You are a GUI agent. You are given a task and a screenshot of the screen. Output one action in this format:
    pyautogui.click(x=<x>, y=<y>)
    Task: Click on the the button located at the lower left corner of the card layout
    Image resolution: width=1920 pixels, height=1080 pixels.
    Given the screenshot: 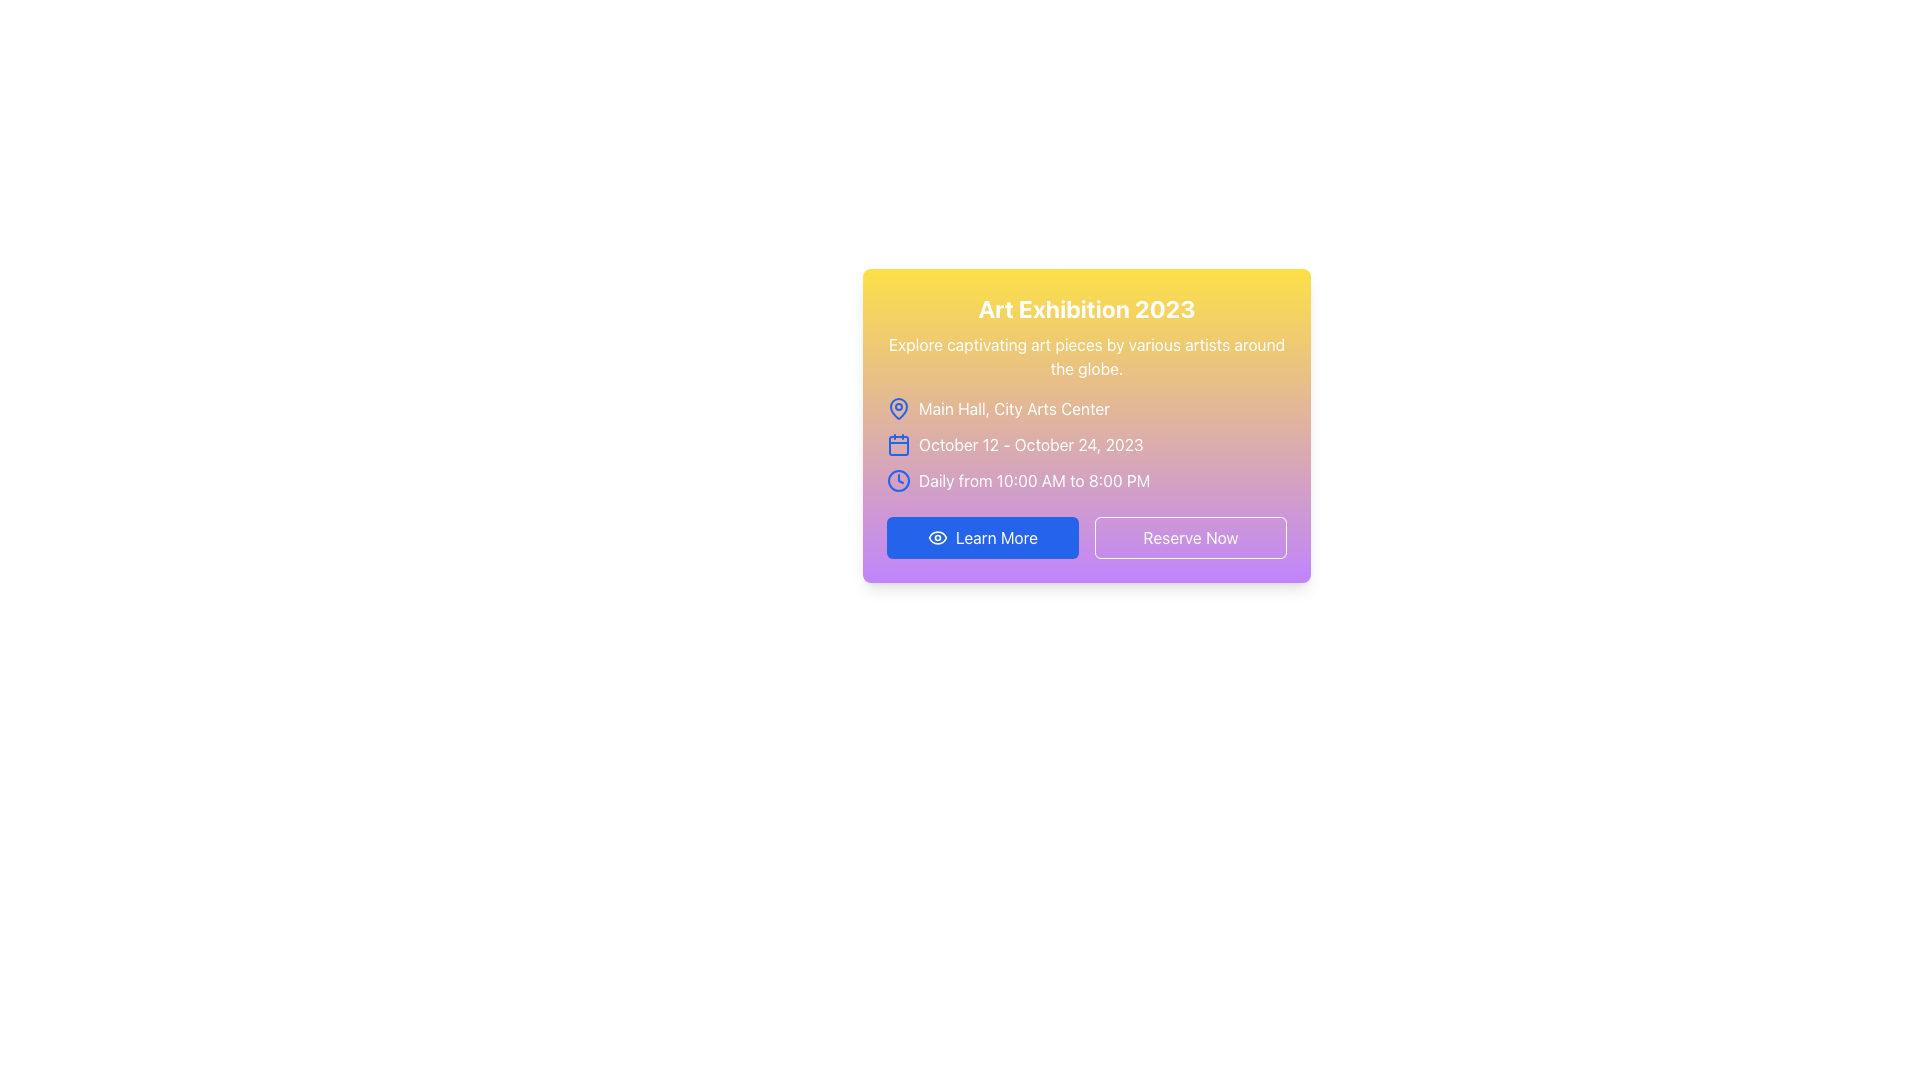 What is the action you would take?
    pyautogui.click(x=983, y=536)
    